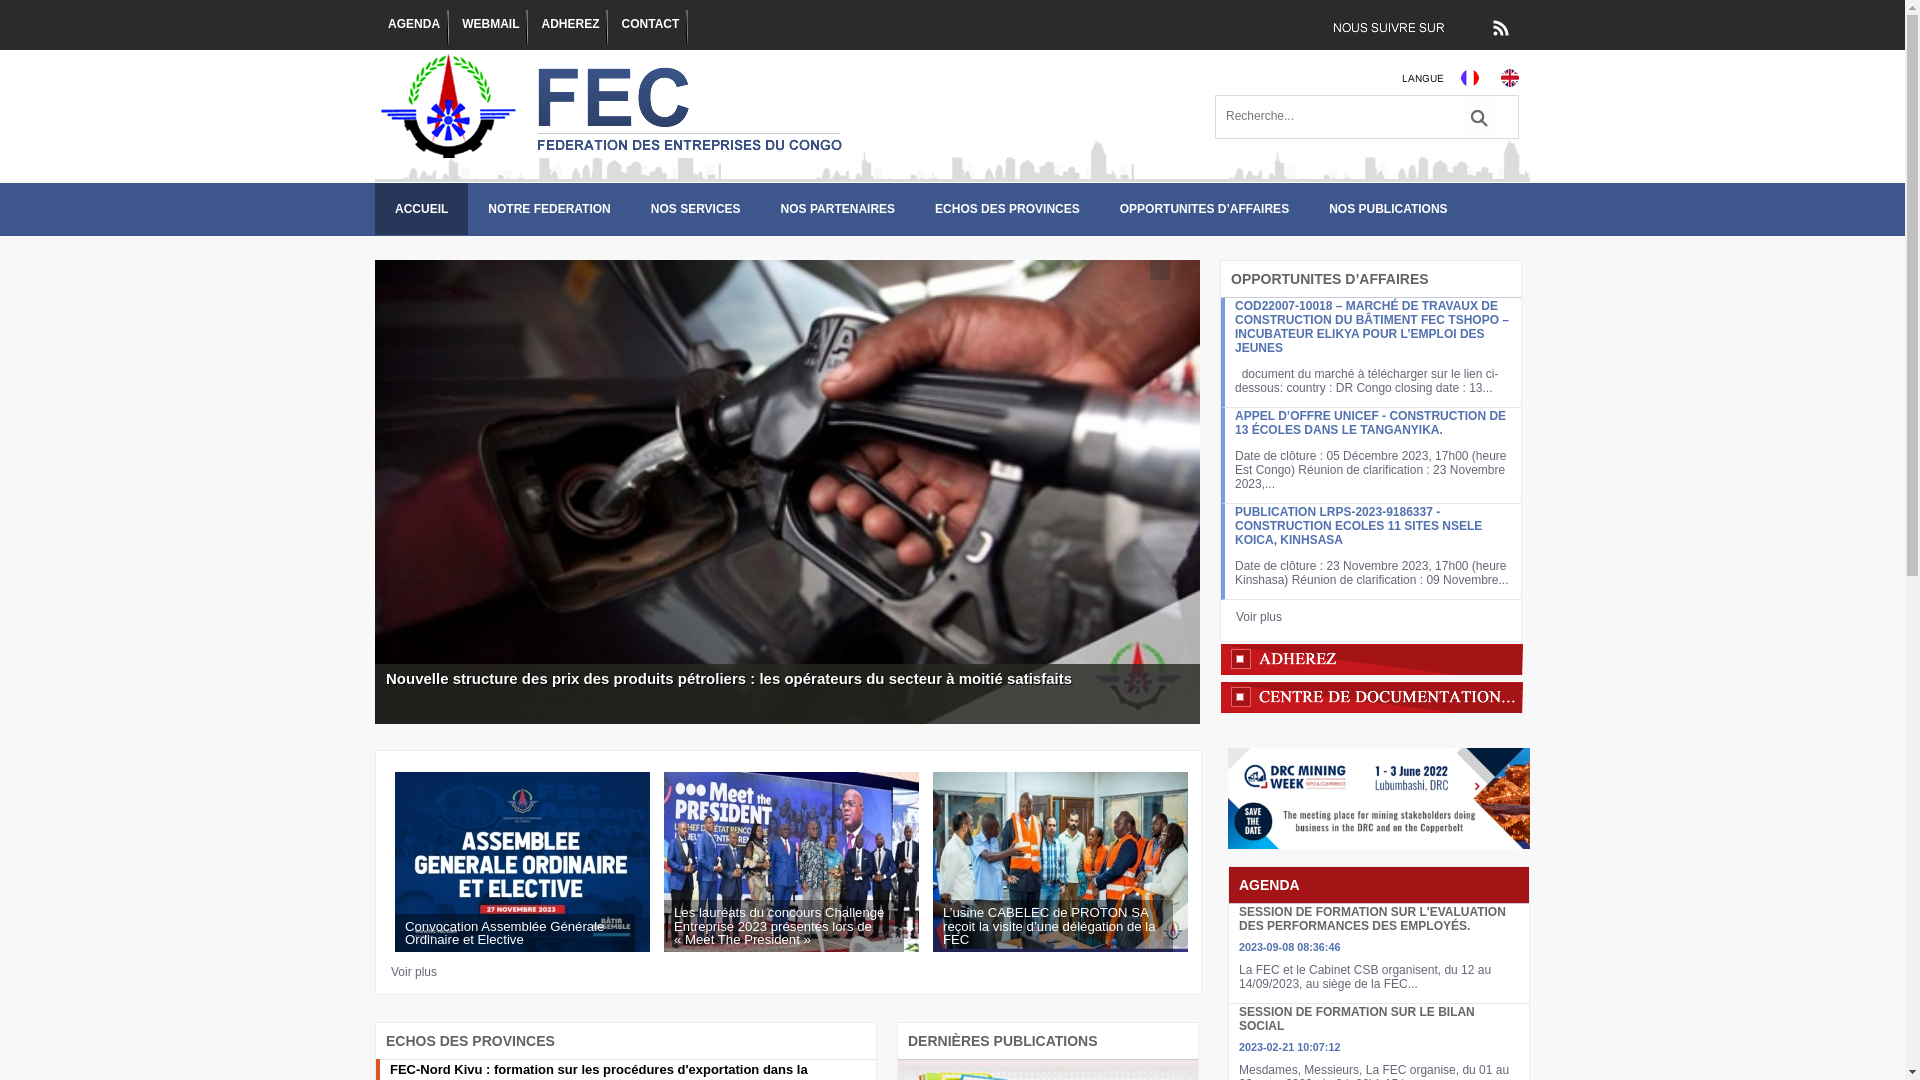 The height and width of the screenshot is (1080, 1920). What do you see at coordinates (648, 27) in the screenshot?
I see `'CONTACT'` at bounding box center [648, 27].